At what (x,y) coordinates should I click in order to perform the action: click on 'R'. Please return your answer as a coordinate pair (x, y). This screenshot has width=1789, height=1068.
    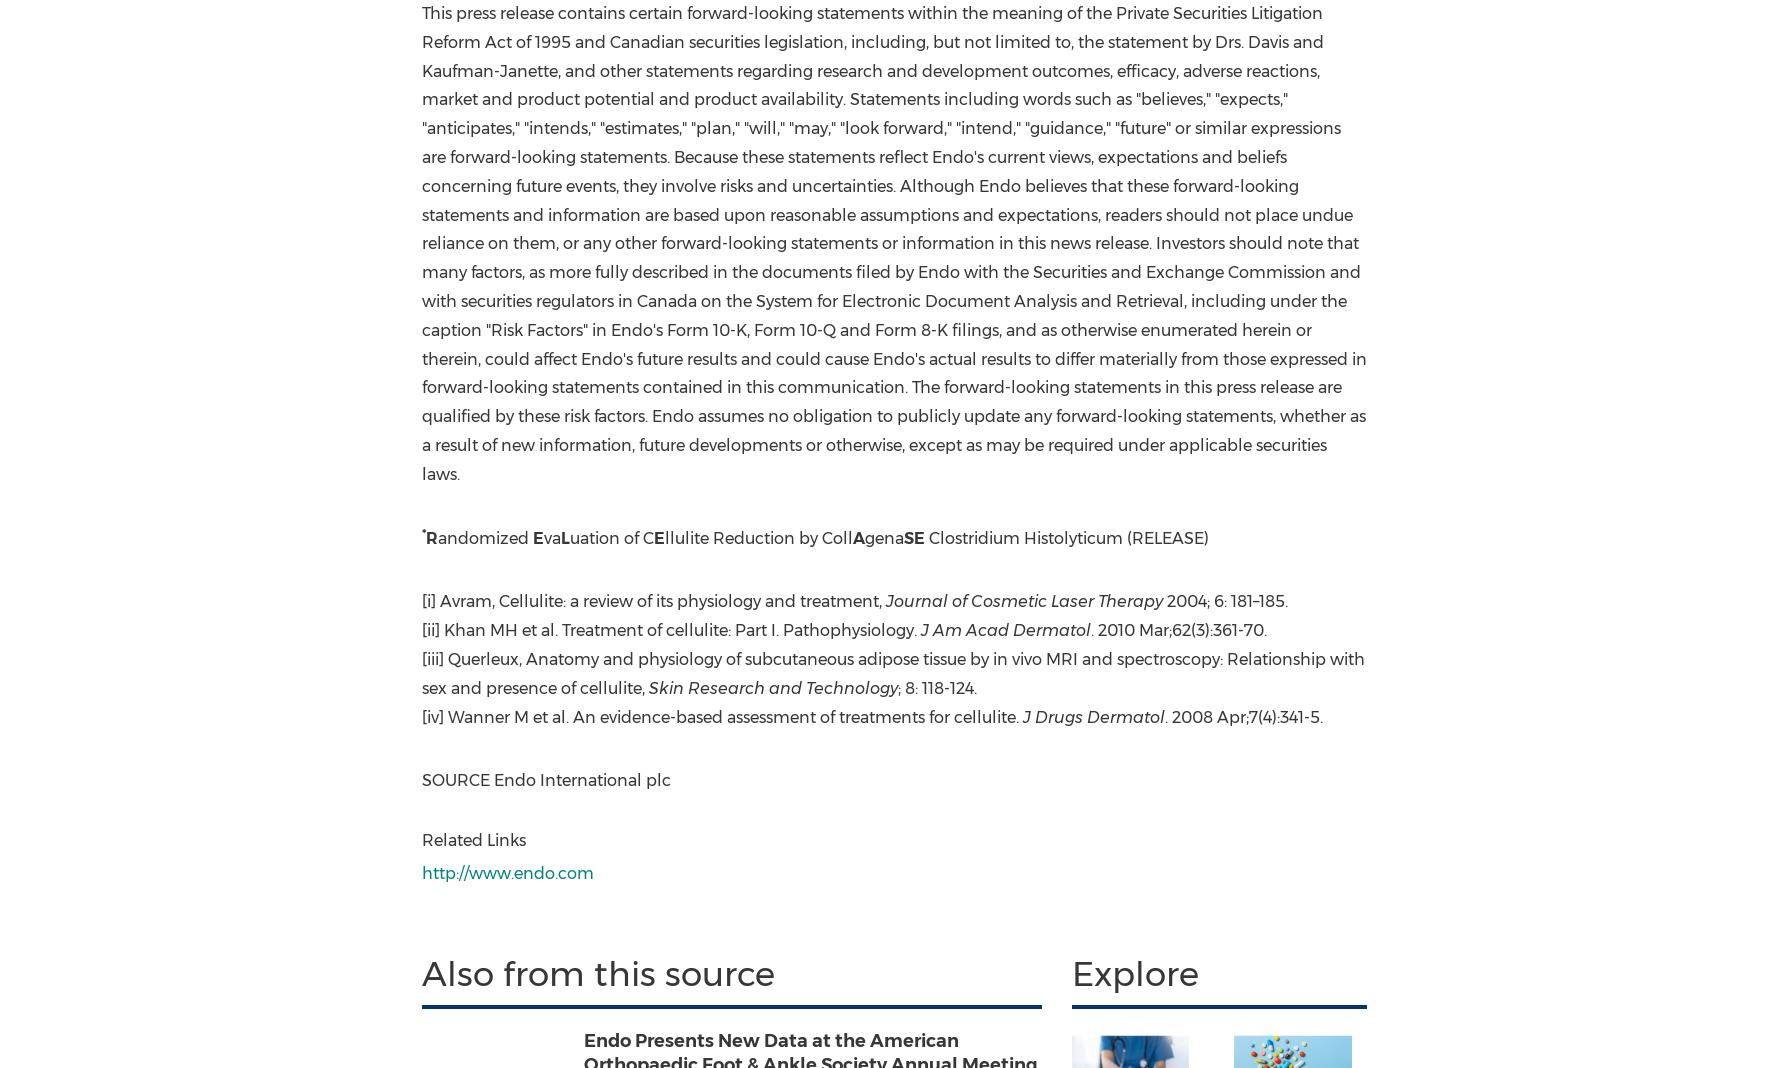
    Looking at the image, I should click on (431, 536).